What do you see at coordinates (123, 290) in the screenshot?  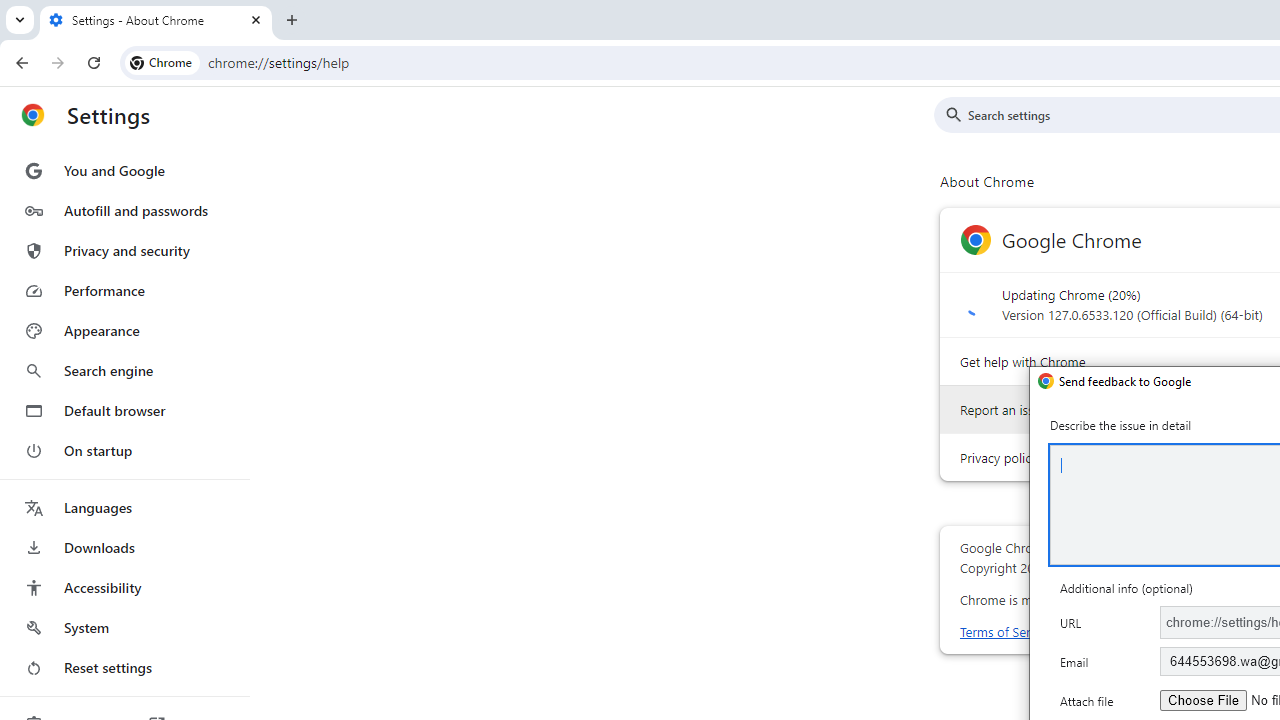 I see `'Performance'` at bounding box center [123, 290].